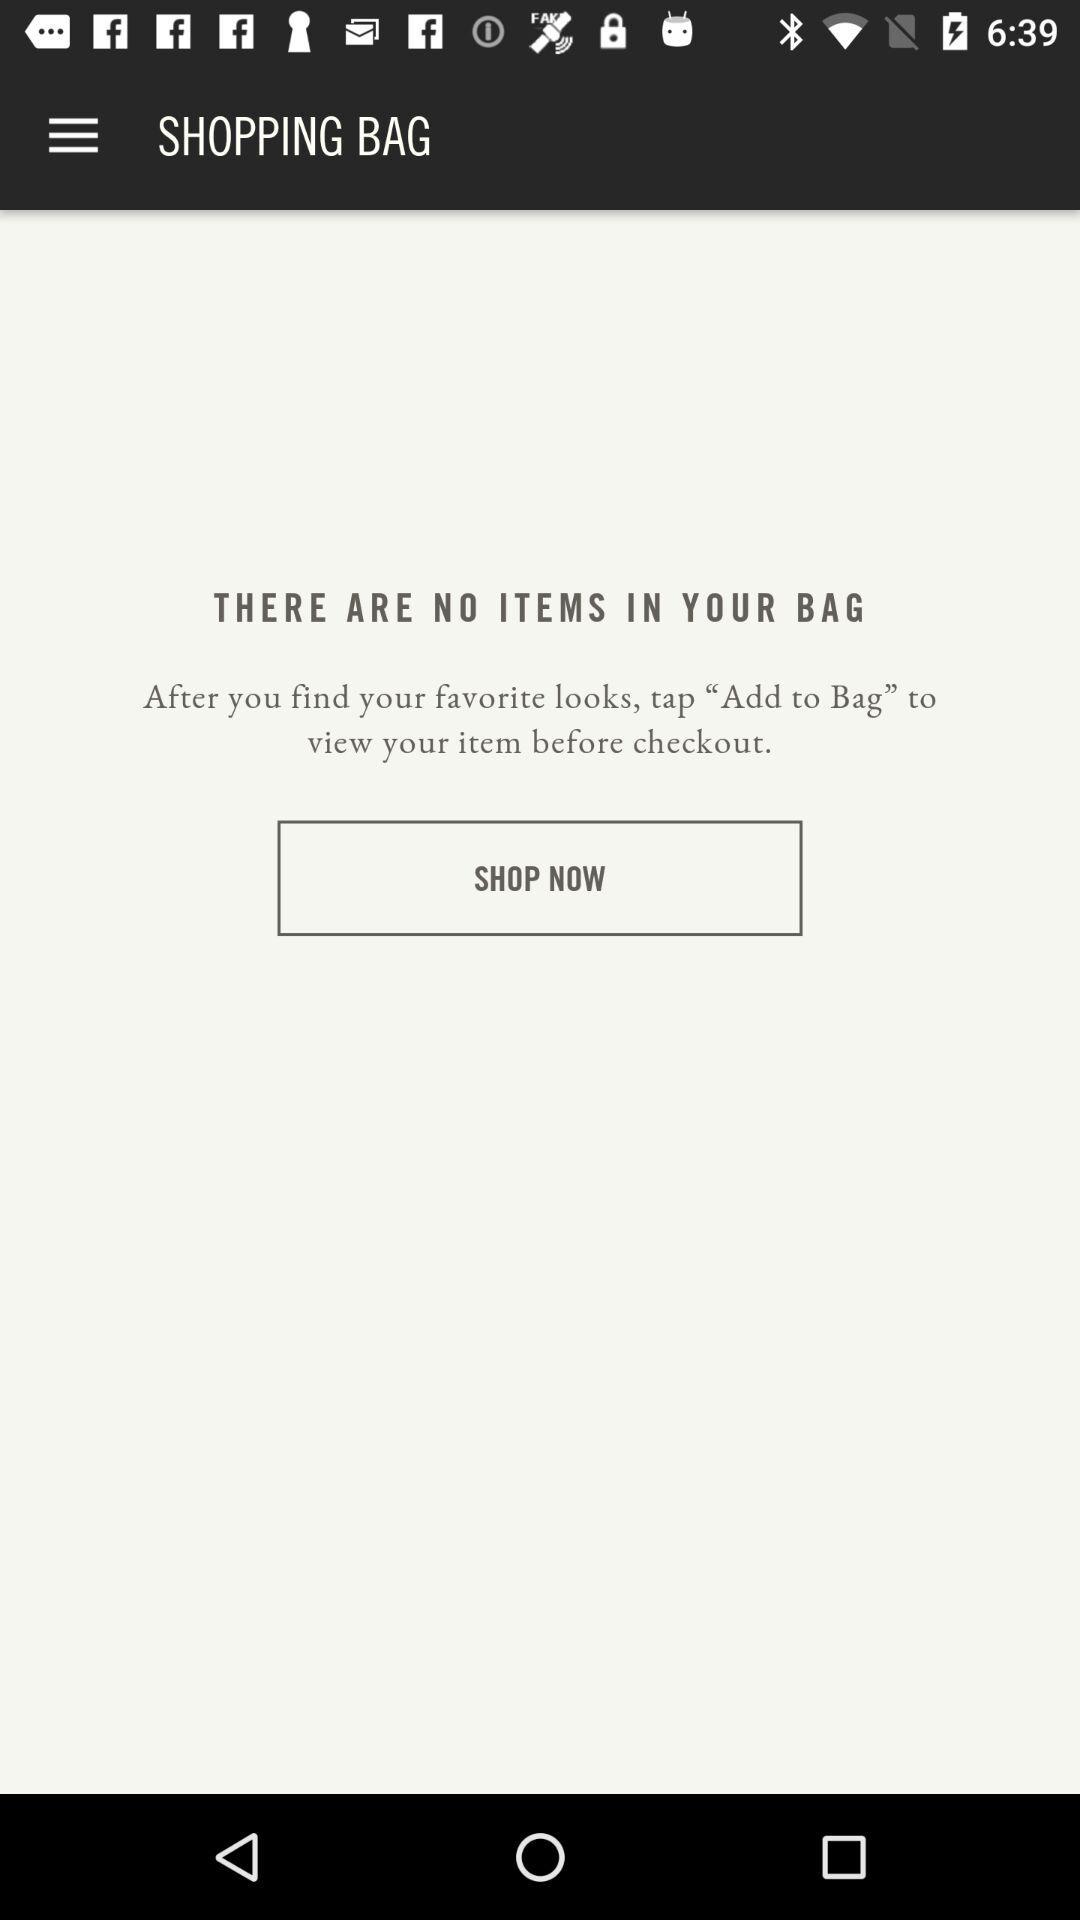 Image resolution: width=1080 pixels, height=1920 pixels. What do you see at coordinates (538, 606) in the screenshot?
I see `item above the after you find item` at bounding box center [538, 606].